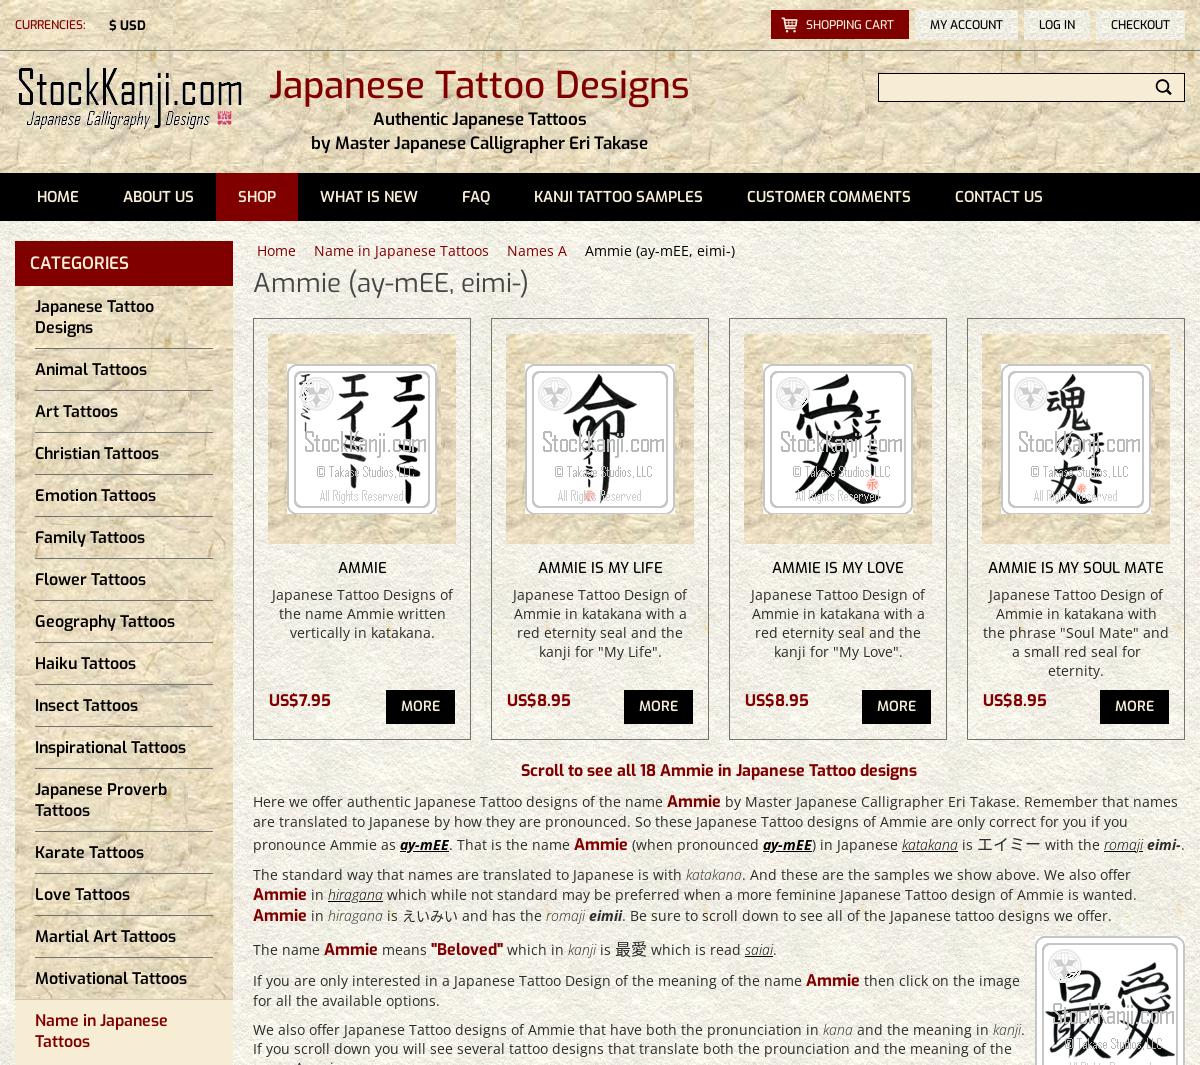 This screenshot has height=1065, width=1200. I want to click on 'About Us', so click(157, 196).